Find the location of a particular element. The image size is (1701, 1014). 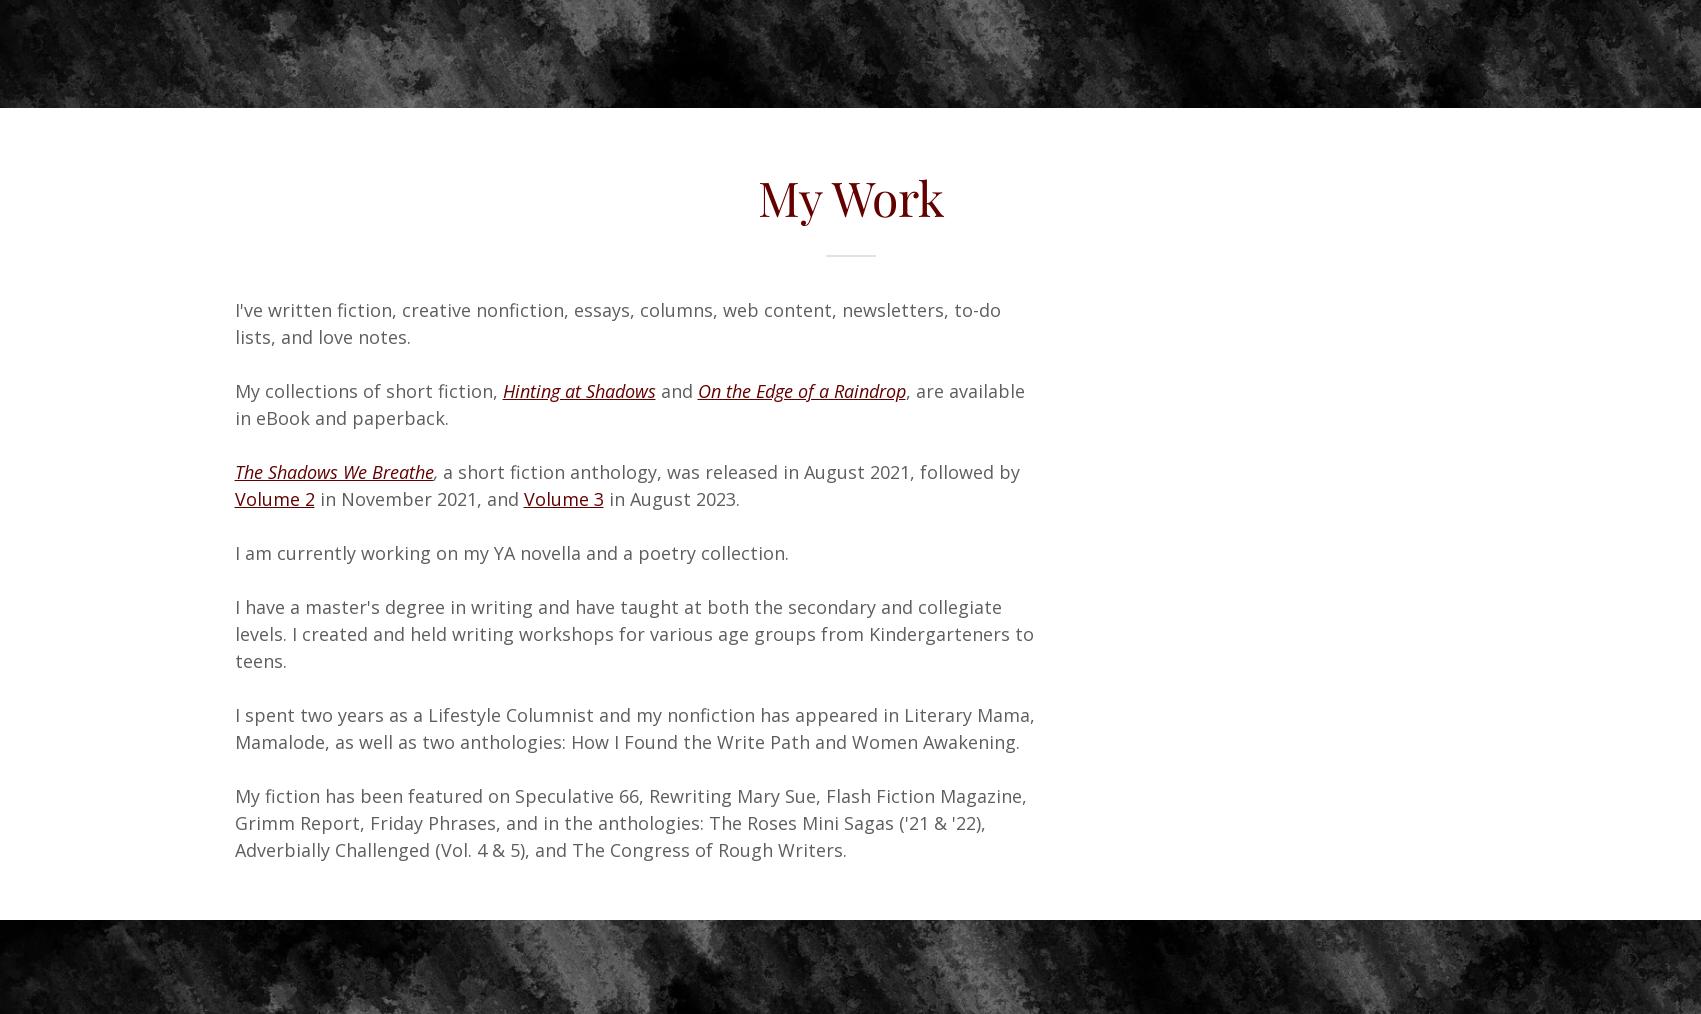

'My fiction has been featured on Speculative 66, Rewriting Mary Sue, Flash Fiction Magazine, Grimm Report, Friday Phrases, and in the anthologies:' is located at coordinates (233, 808).